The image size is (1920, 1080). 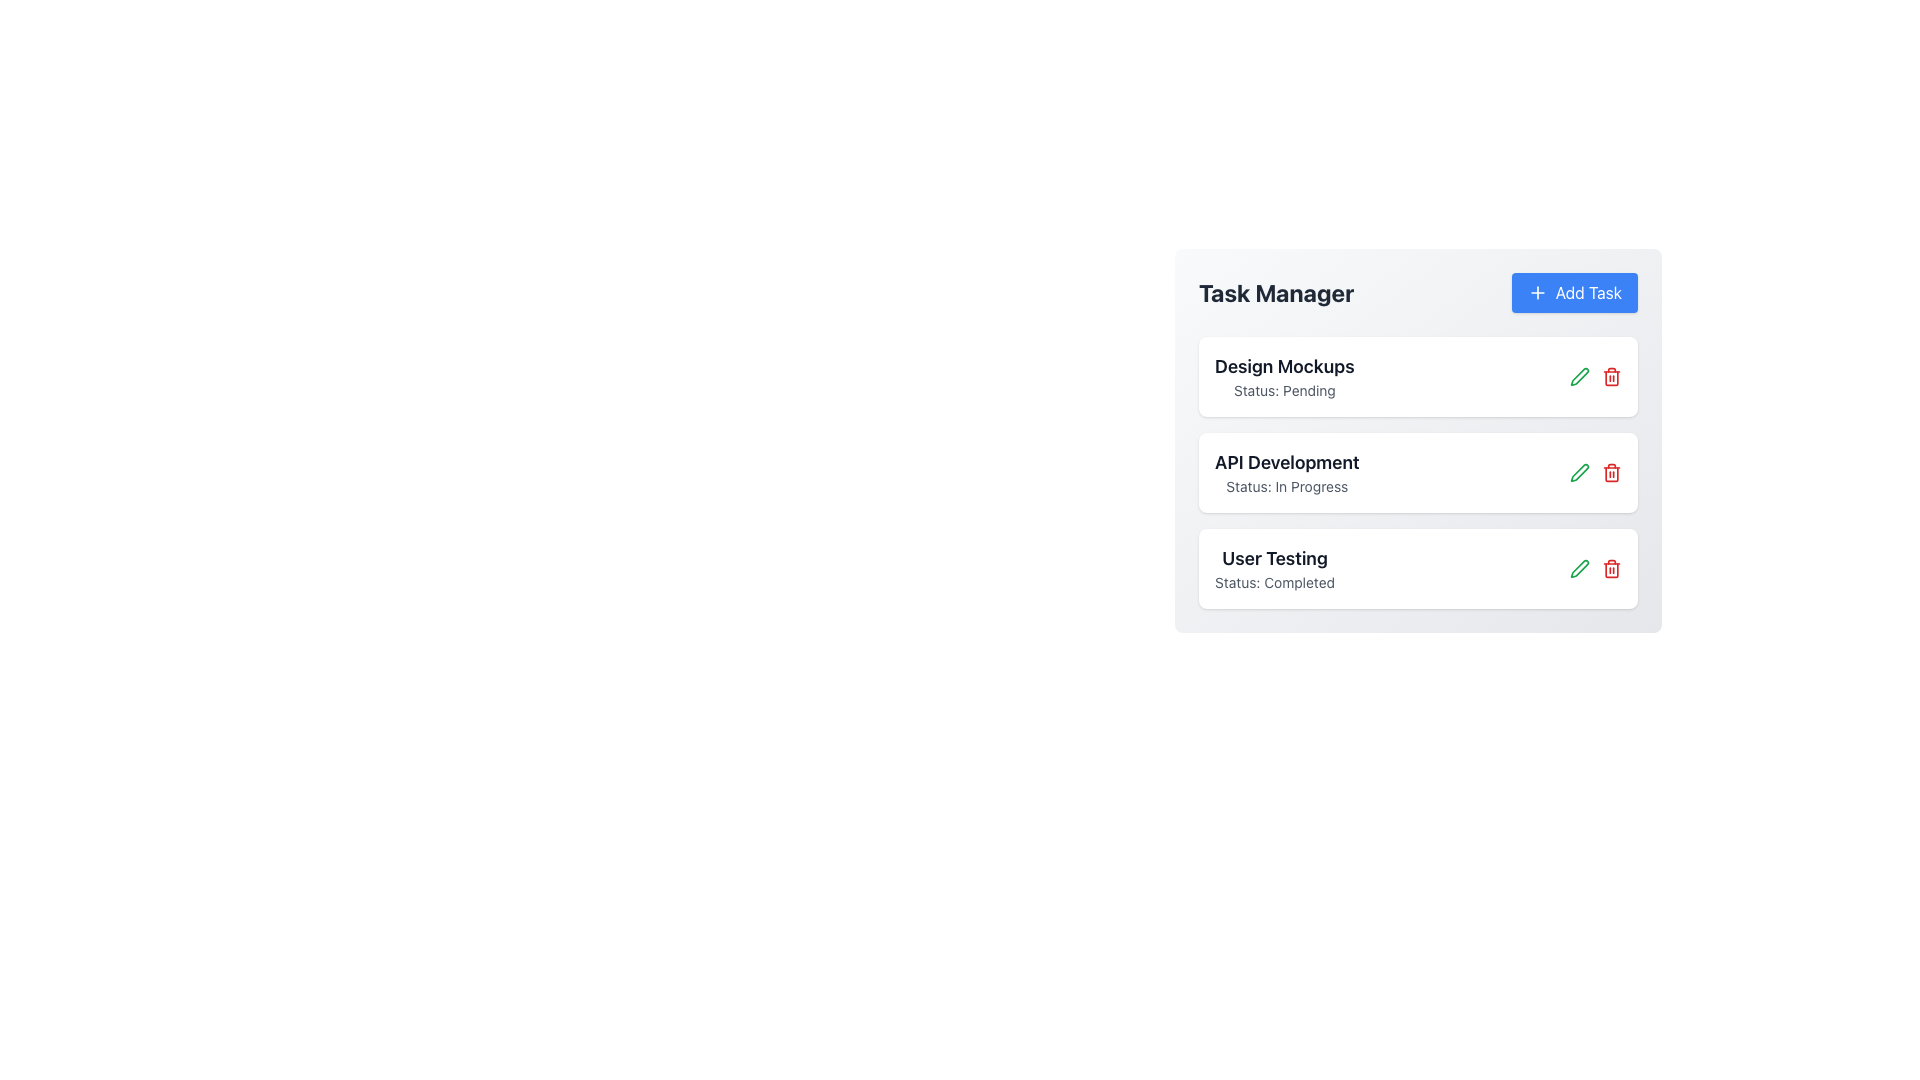 What do you see at coordinates (1612, 473) in the screenshot?
I see `the delete button for the task named 'API Development' located in the second task row of the task manager interface` at bounding box center [1612, 473].